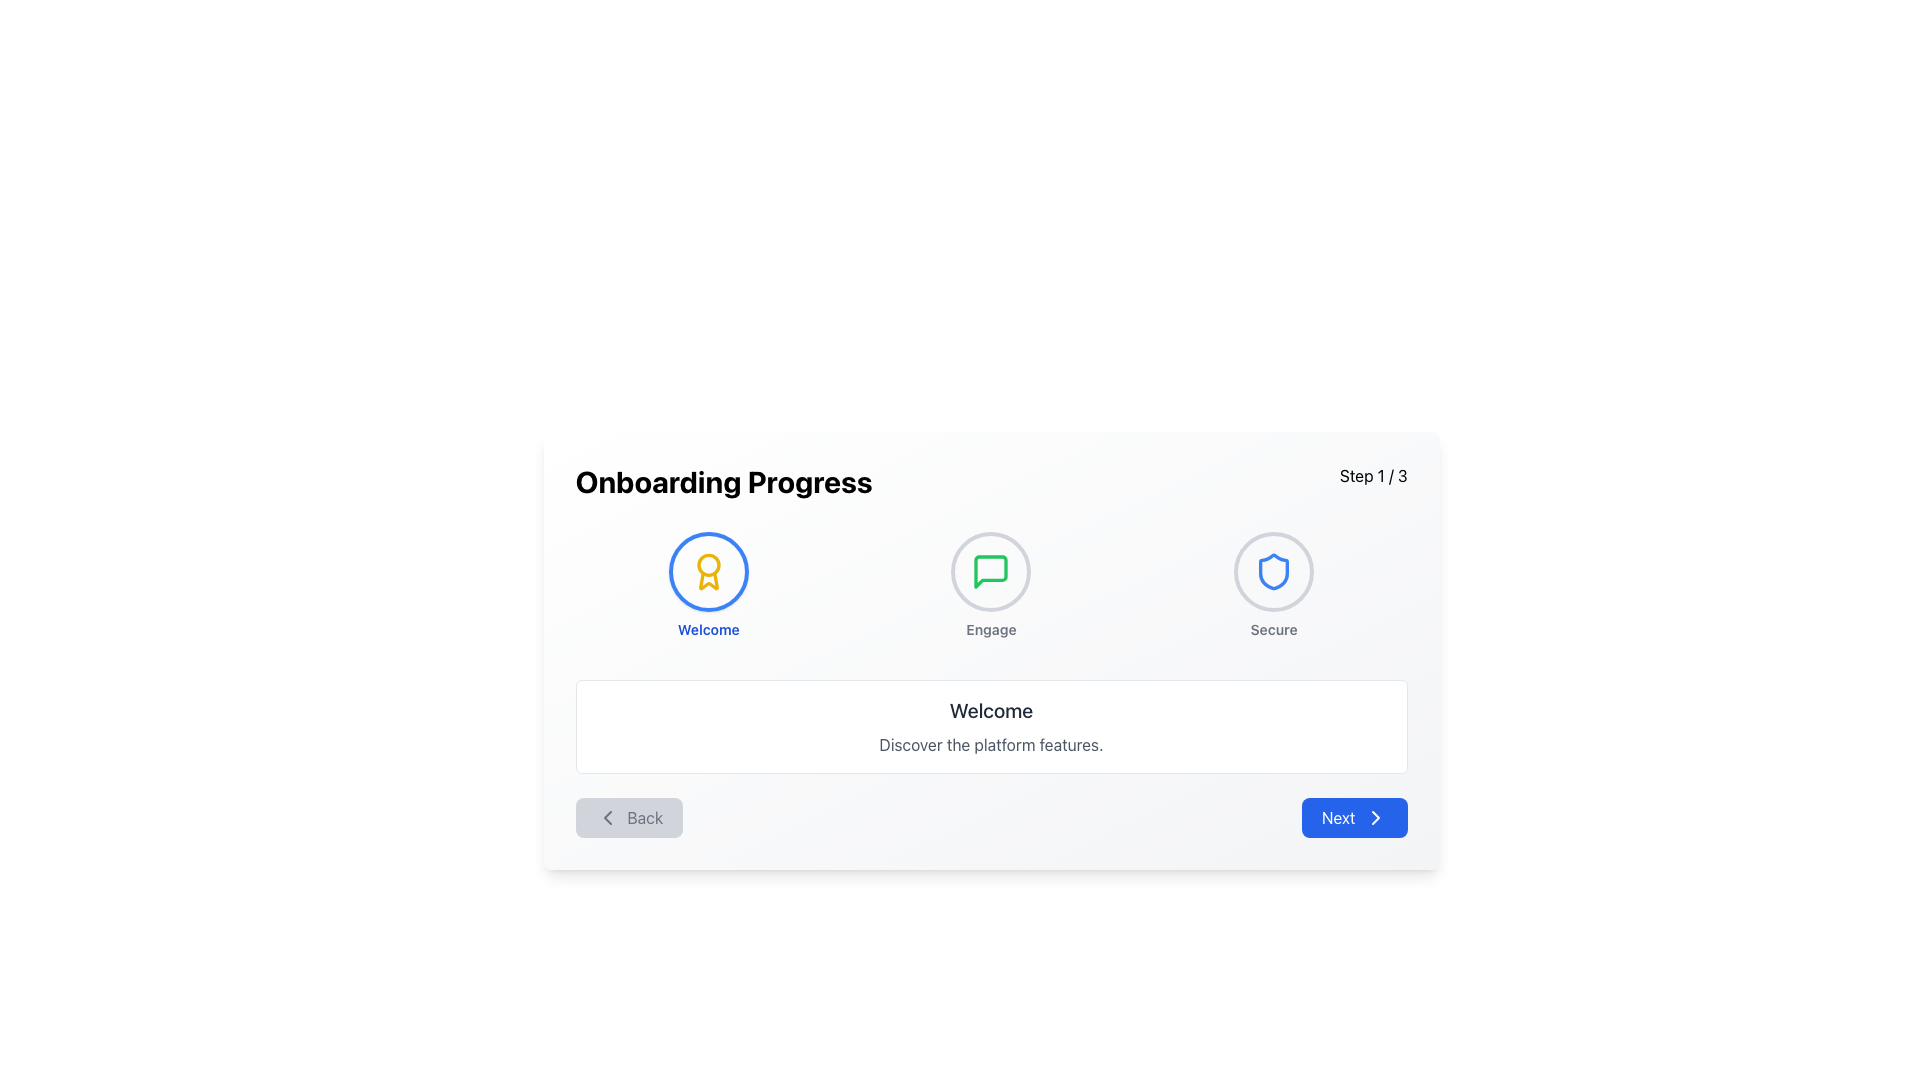 The height and width of the screenshot is (1080, 1920). I want to click on the shield icon with a blue outline, which is positioned above the text label 'Secure' in the lower-right quadrant of the central interface section, so click(1273, 571).